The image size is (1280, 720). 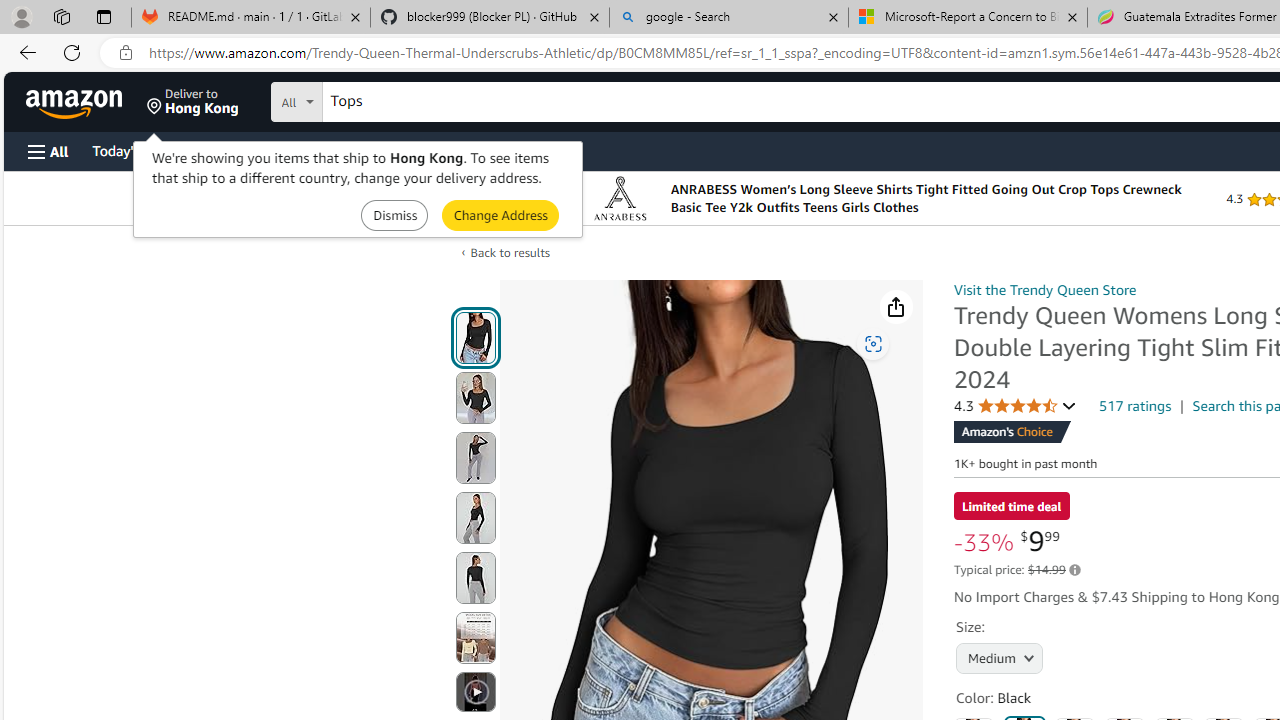 What do you see at coordinates (371, 99) in the screenshot?
I see `'Search in'` at bounding box center [371, 99].